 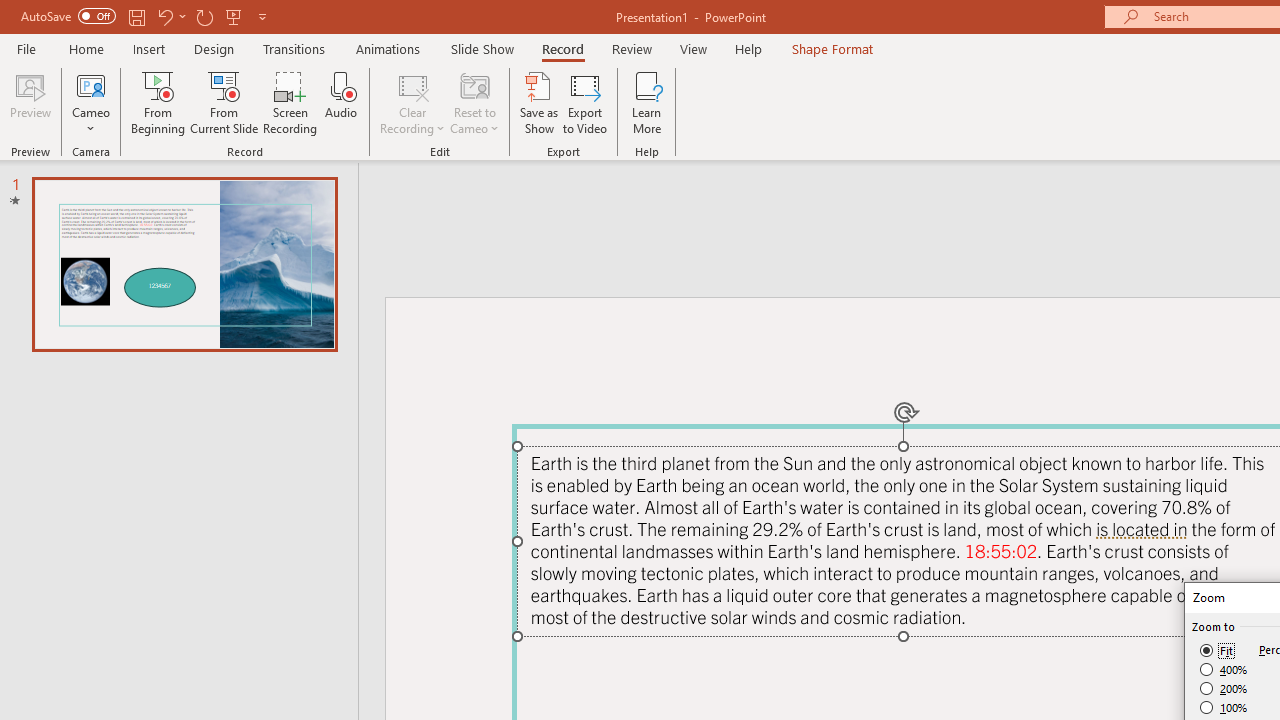 What do you see at coordinates (1223, 688) in the screenshot?
I see `'200%'` at bounding box center [1223, 688].